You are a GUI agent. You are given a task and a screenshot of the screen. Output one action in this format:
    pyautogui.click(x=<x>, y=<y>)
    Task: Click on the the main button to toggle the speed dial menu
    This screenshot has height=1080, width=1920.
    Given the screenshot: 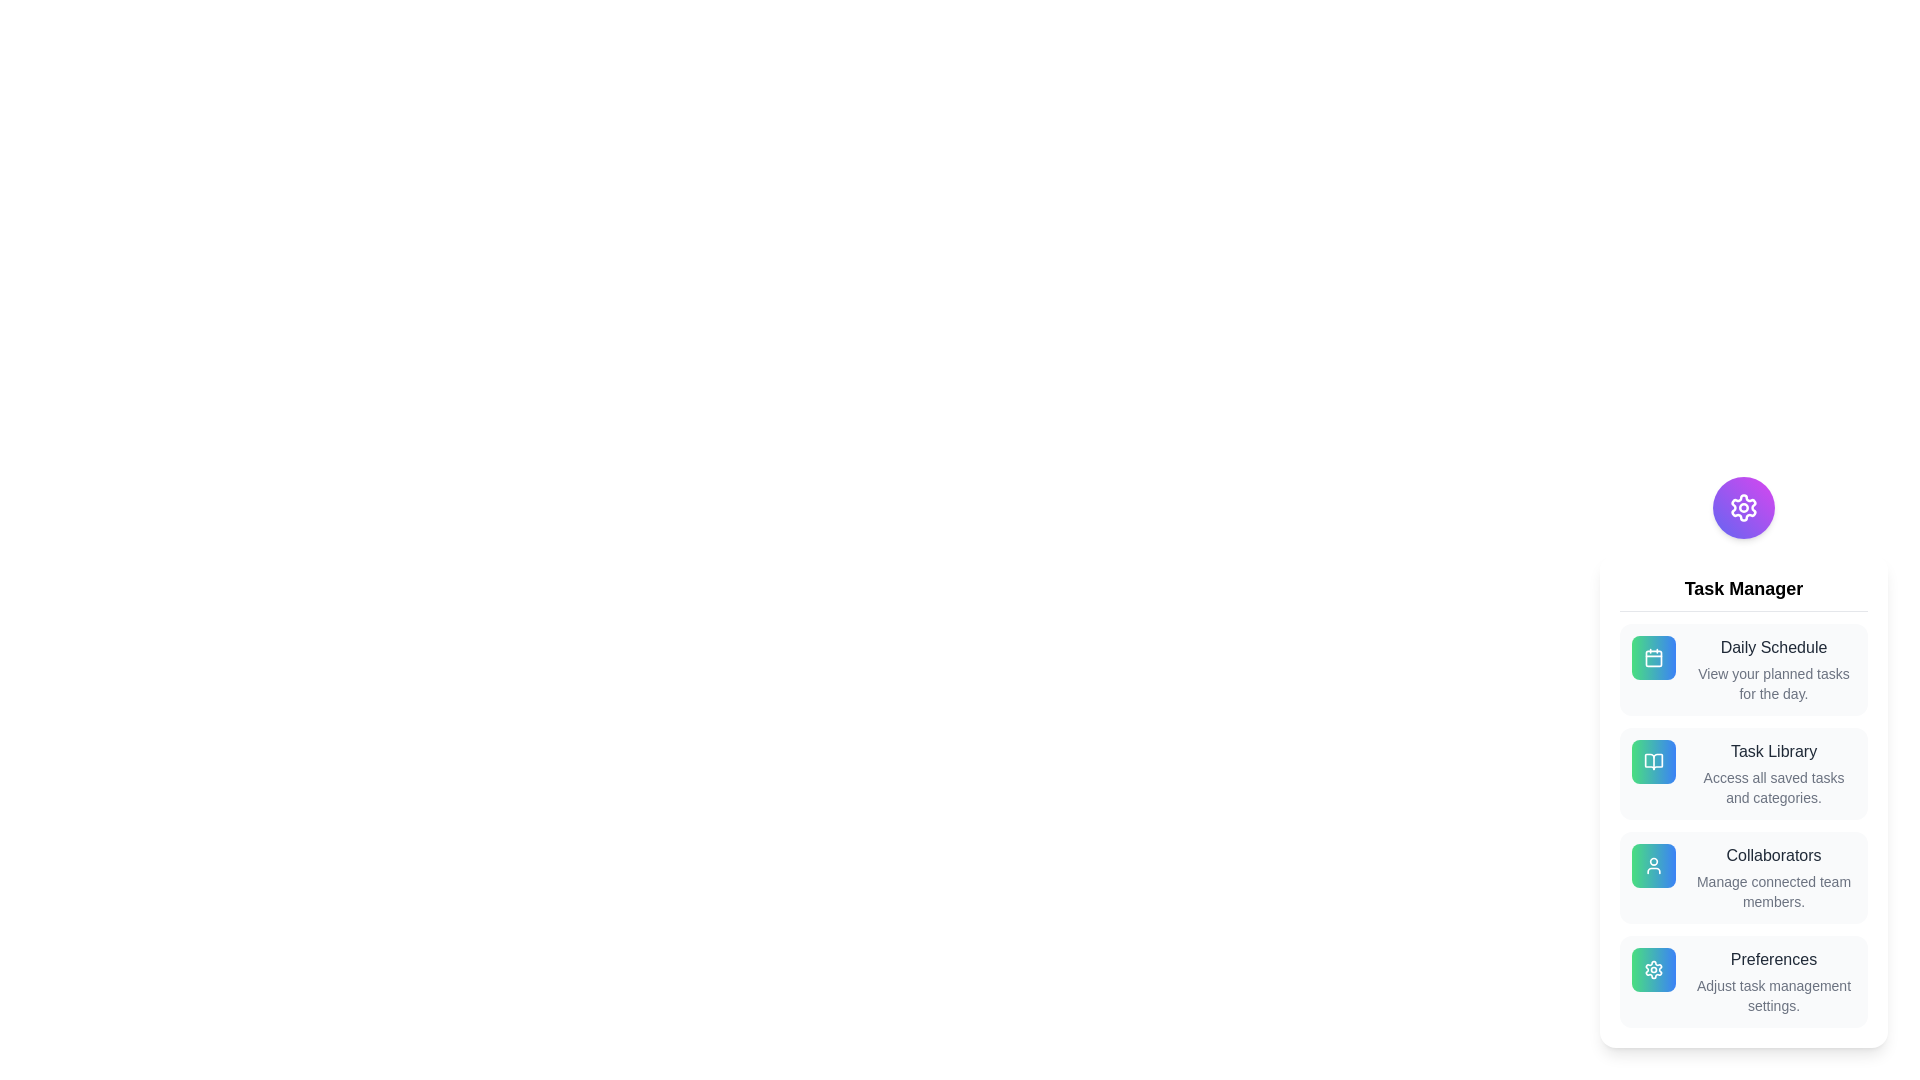 What is the action you would take?
    pyautogui.click(x=1742, y=507)
    